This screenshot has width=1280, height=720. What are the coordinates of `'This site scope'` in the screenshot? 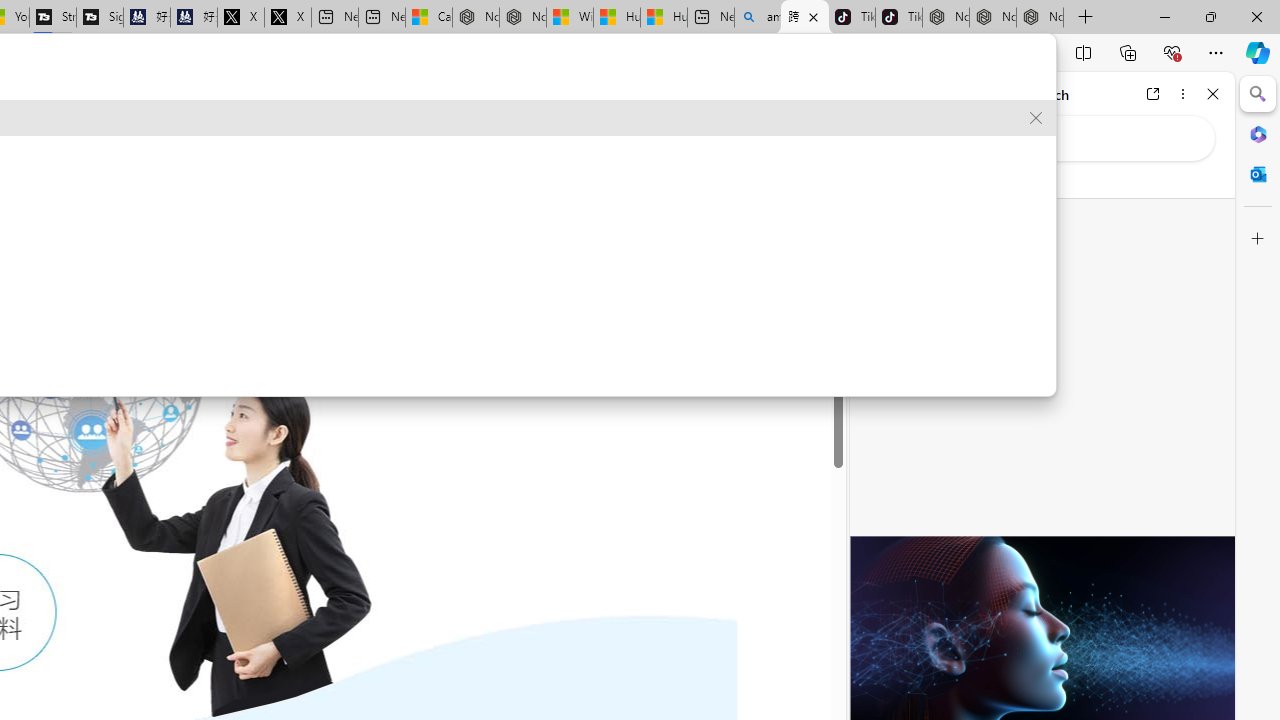 It's located at (935, 180).